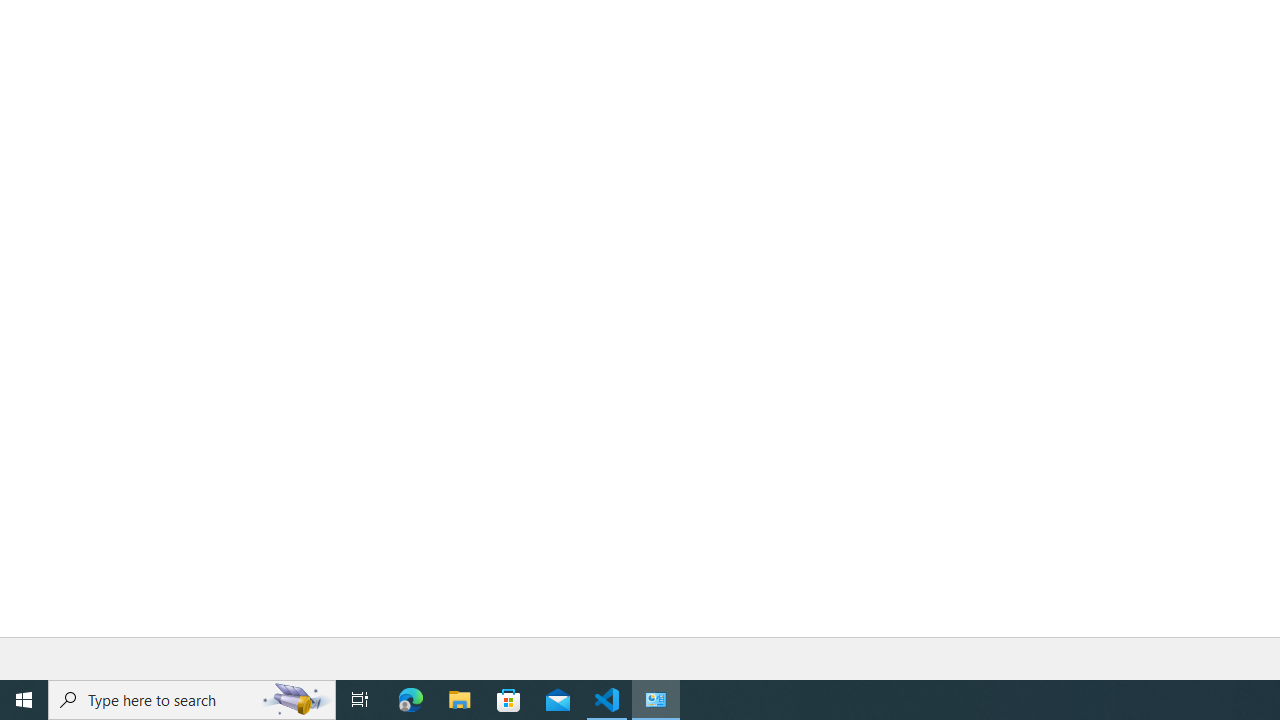  Describe the element at coordinates (459, 698) in the screenshot. I see `'File Explorer'` at that location.